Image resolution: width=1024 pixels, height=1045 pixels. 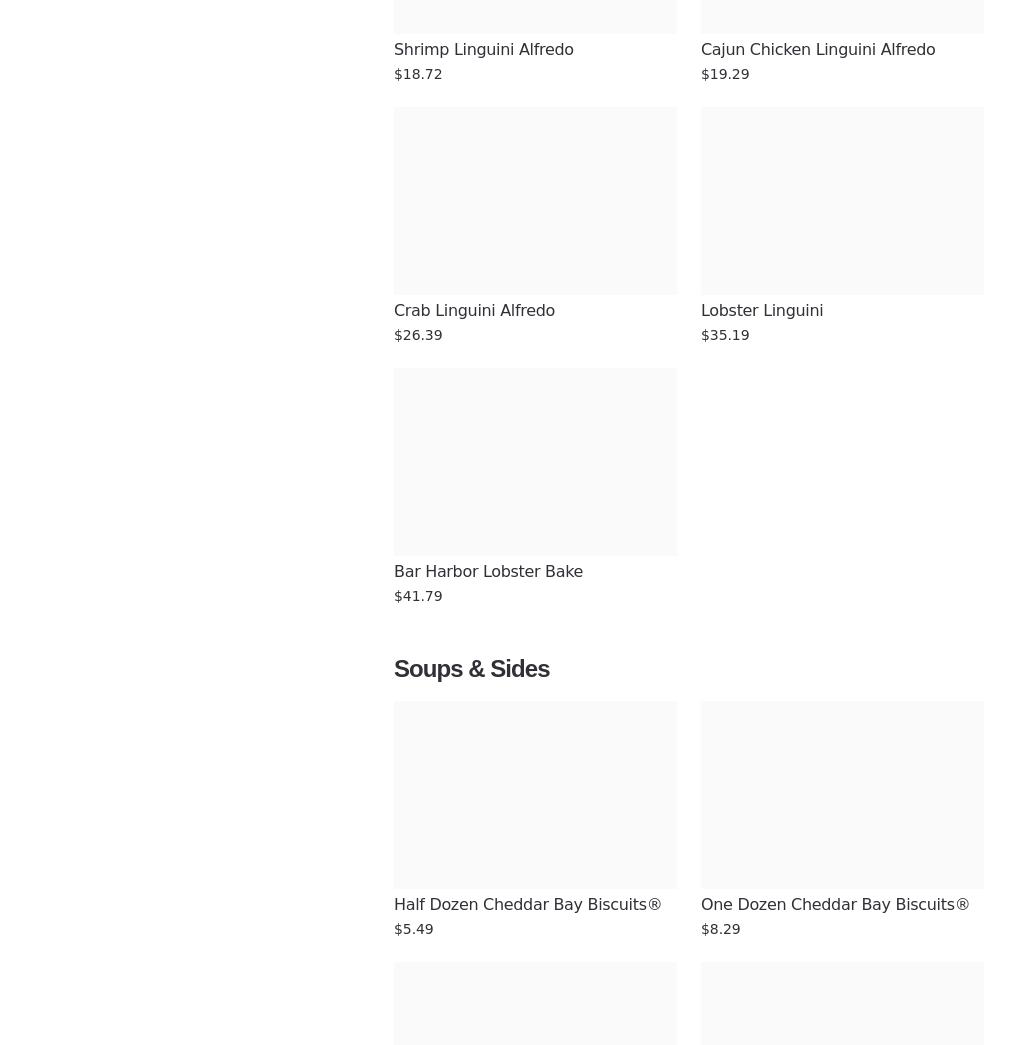 What do you see at coordinates (724, 73) in the screenshot?
I see `'$19.29'` at bounding box center [724, 73].